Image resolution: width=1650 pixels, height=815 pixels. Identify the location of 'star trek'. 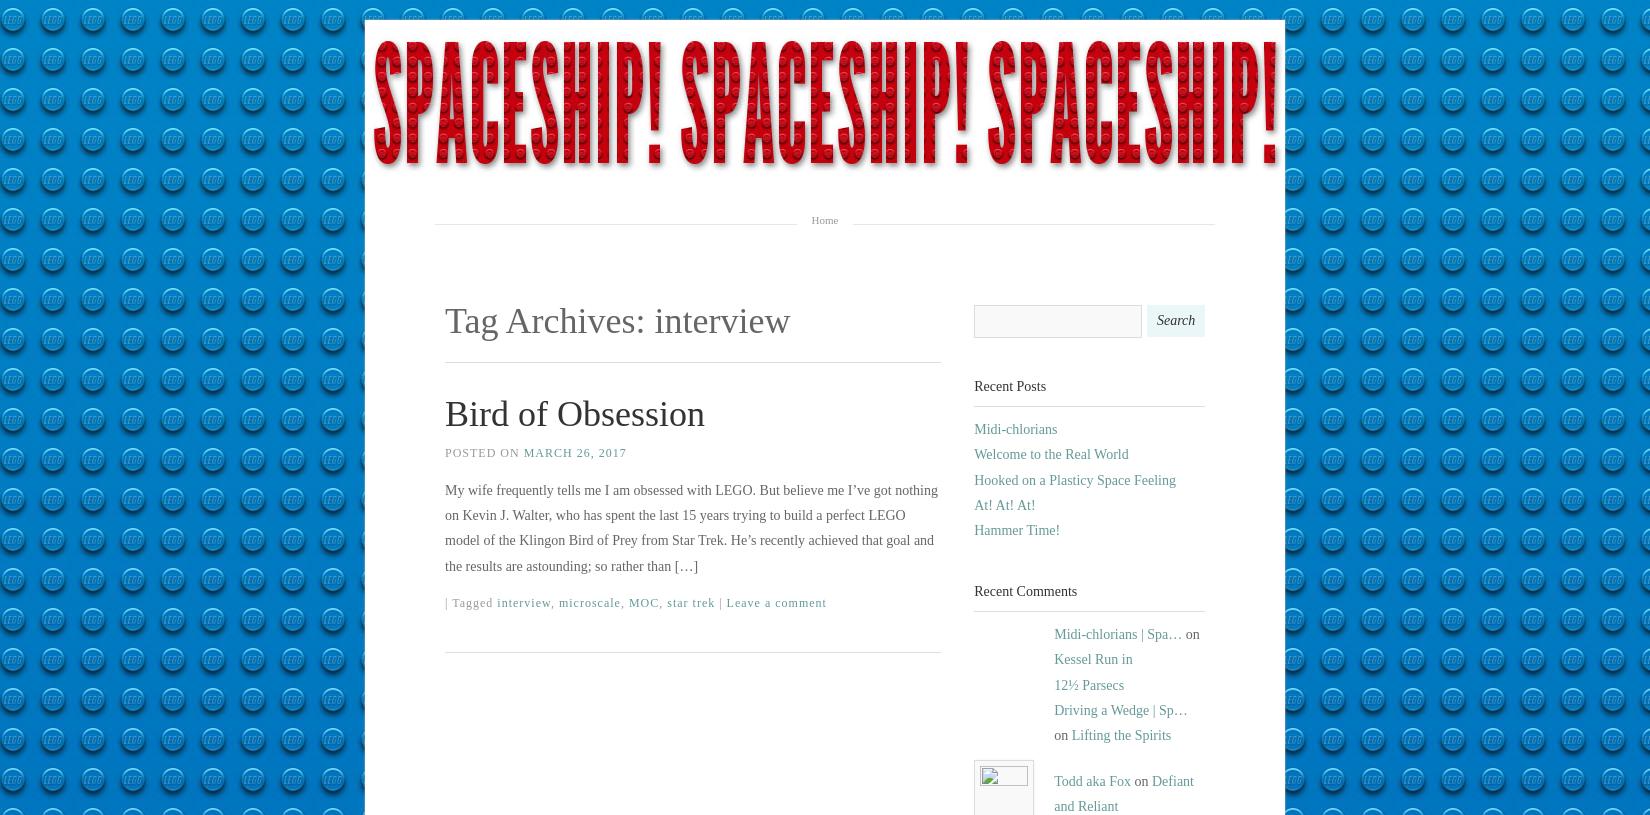
(690, 601).